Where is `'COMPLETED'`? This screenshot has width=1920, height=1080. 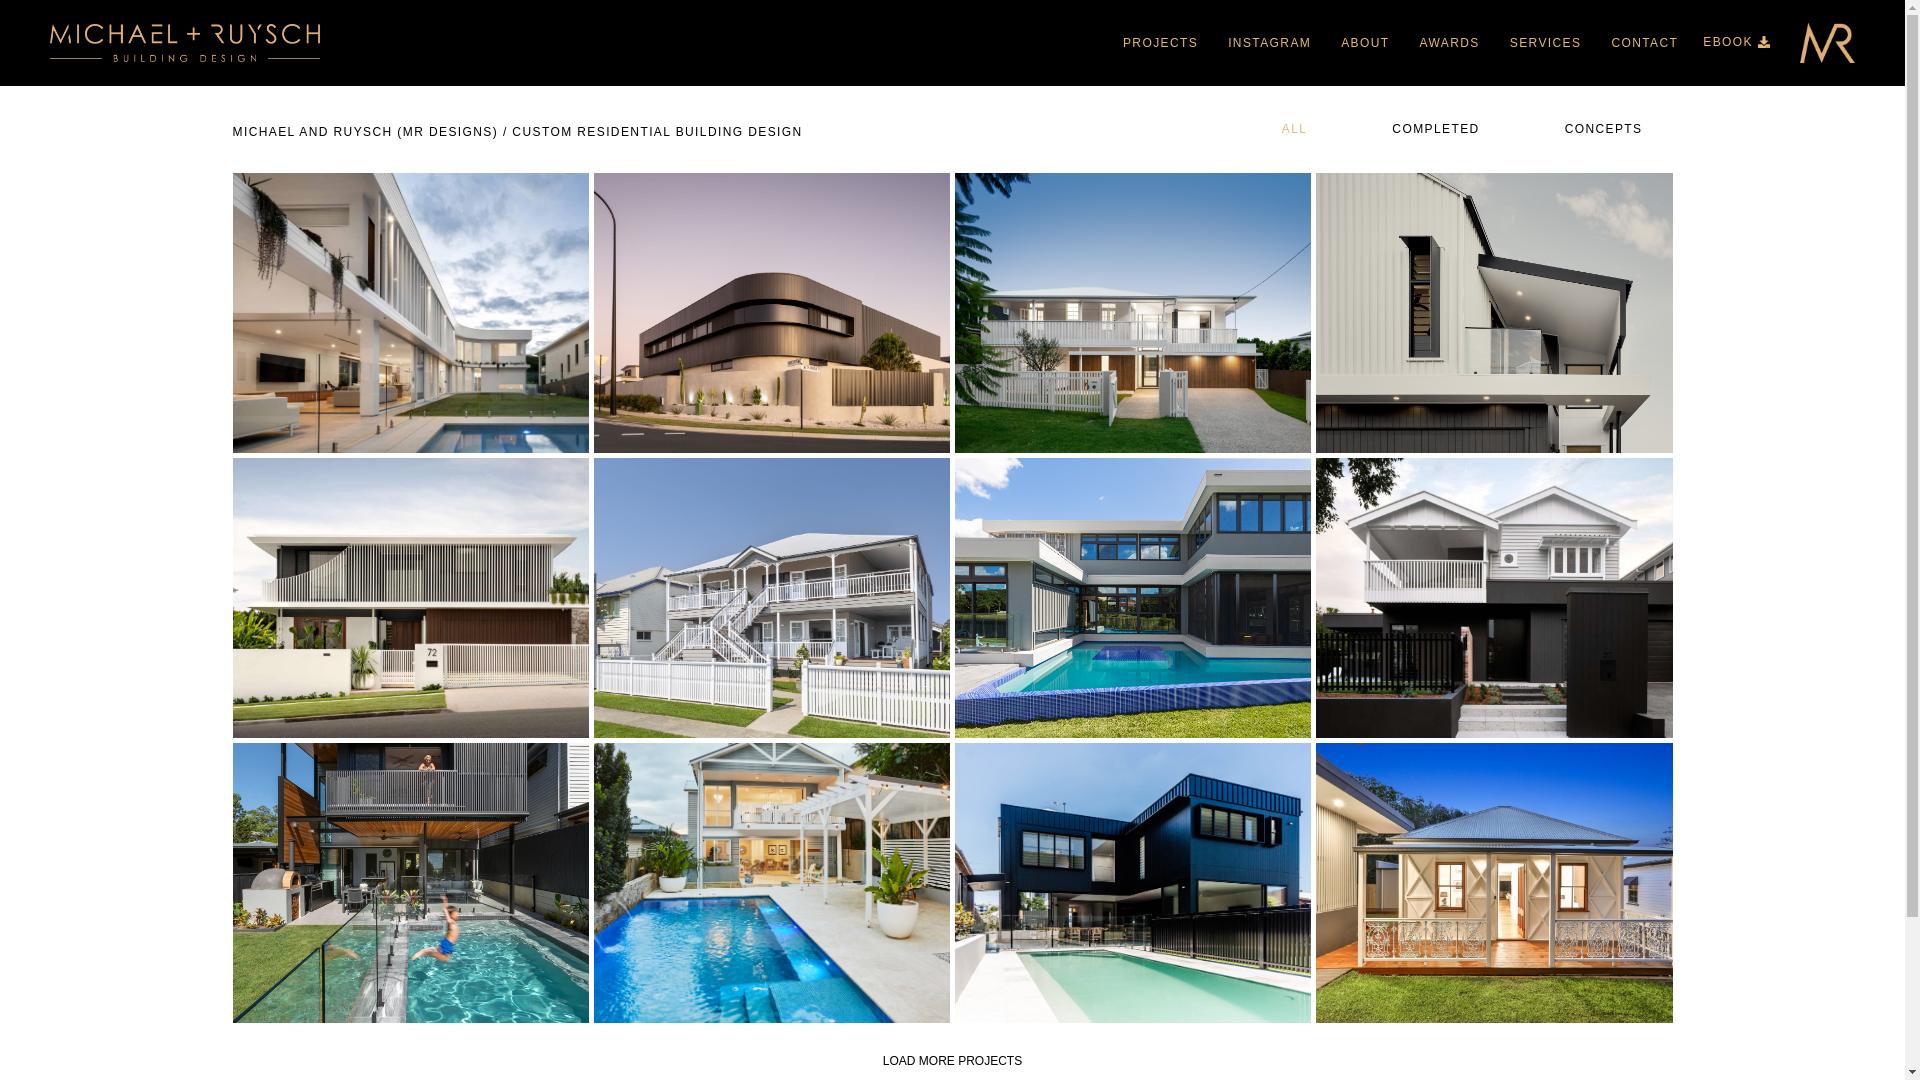
'COMPLETED' is located at coordinates (1432, 131).